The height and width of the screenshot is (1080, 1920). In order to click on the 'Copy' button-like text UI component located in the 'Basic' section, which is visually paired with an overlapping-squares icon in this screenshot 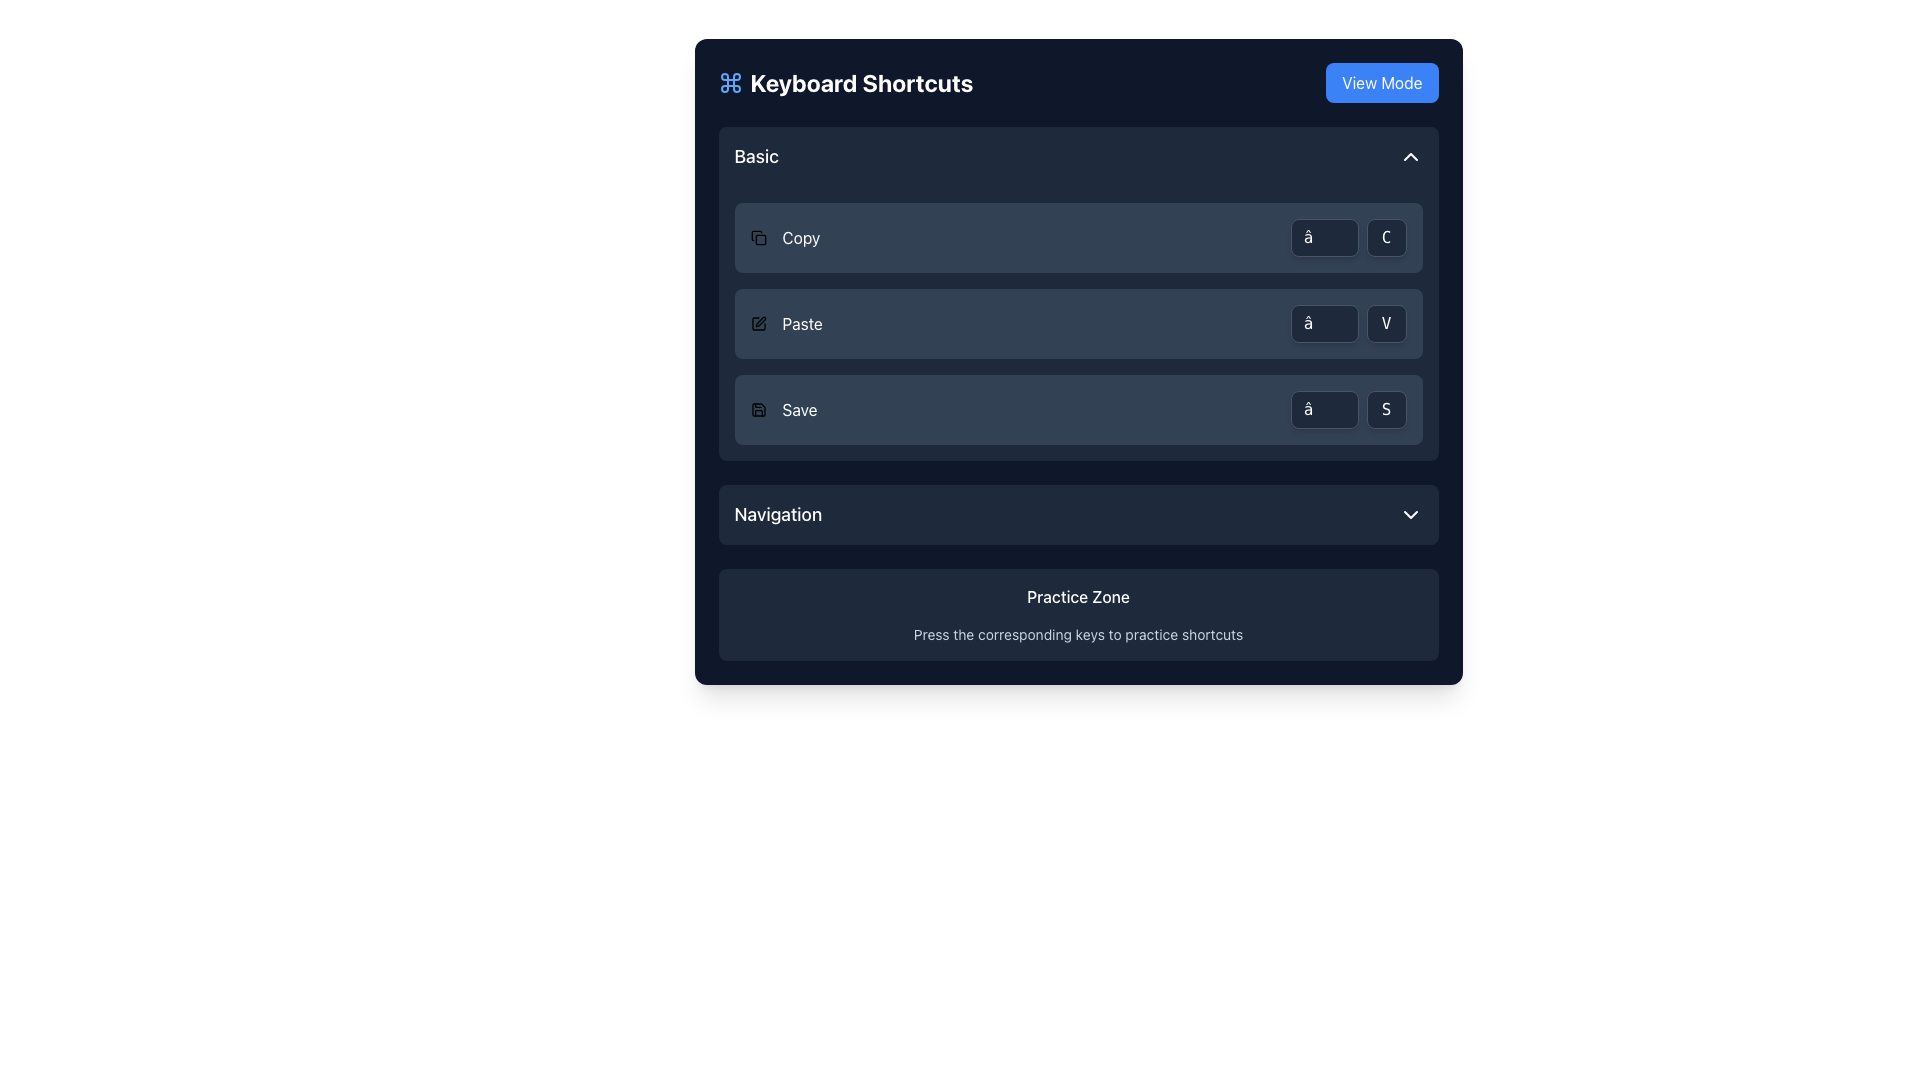, I will do `click(784, 237)`.